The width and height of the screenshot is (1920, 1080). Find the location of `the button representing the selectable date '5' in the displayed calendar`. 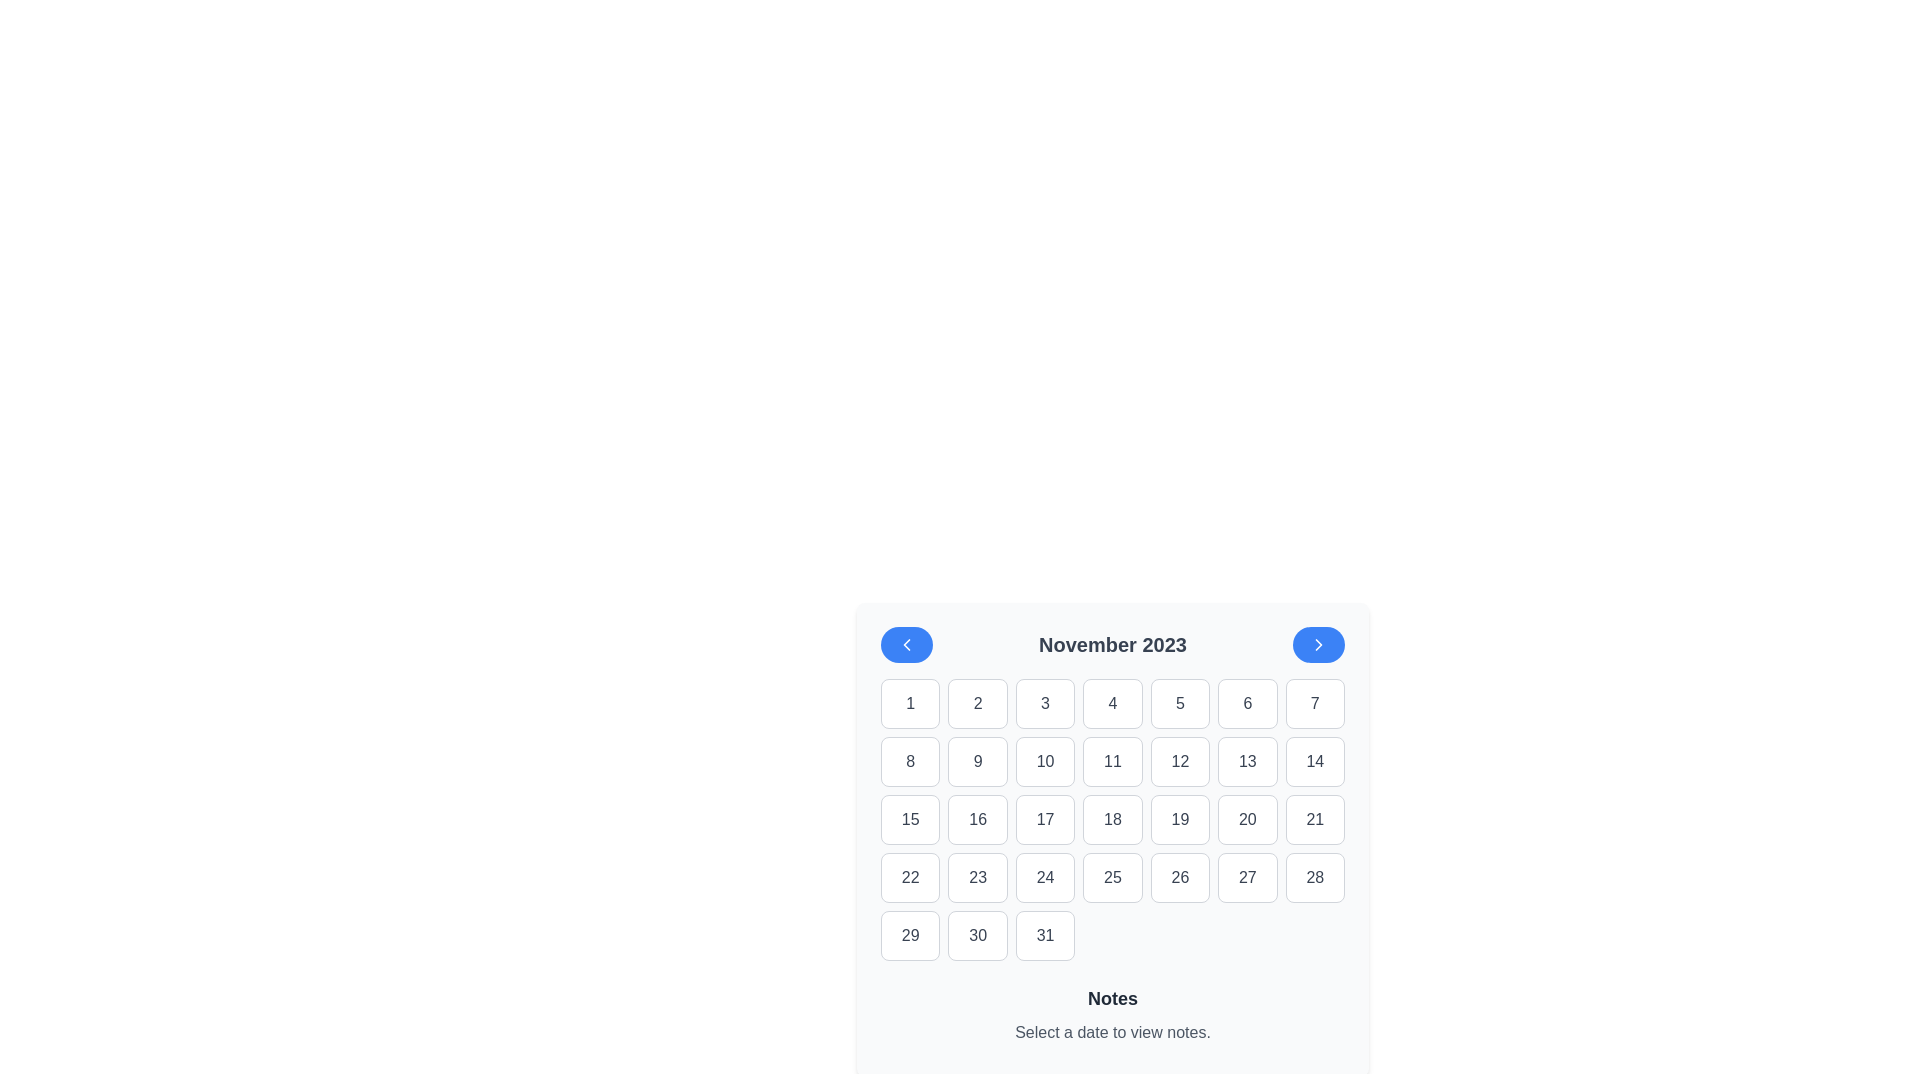

the button representing the selectable date '5' in the displayed calendar is located at coordinates (1180, 703).